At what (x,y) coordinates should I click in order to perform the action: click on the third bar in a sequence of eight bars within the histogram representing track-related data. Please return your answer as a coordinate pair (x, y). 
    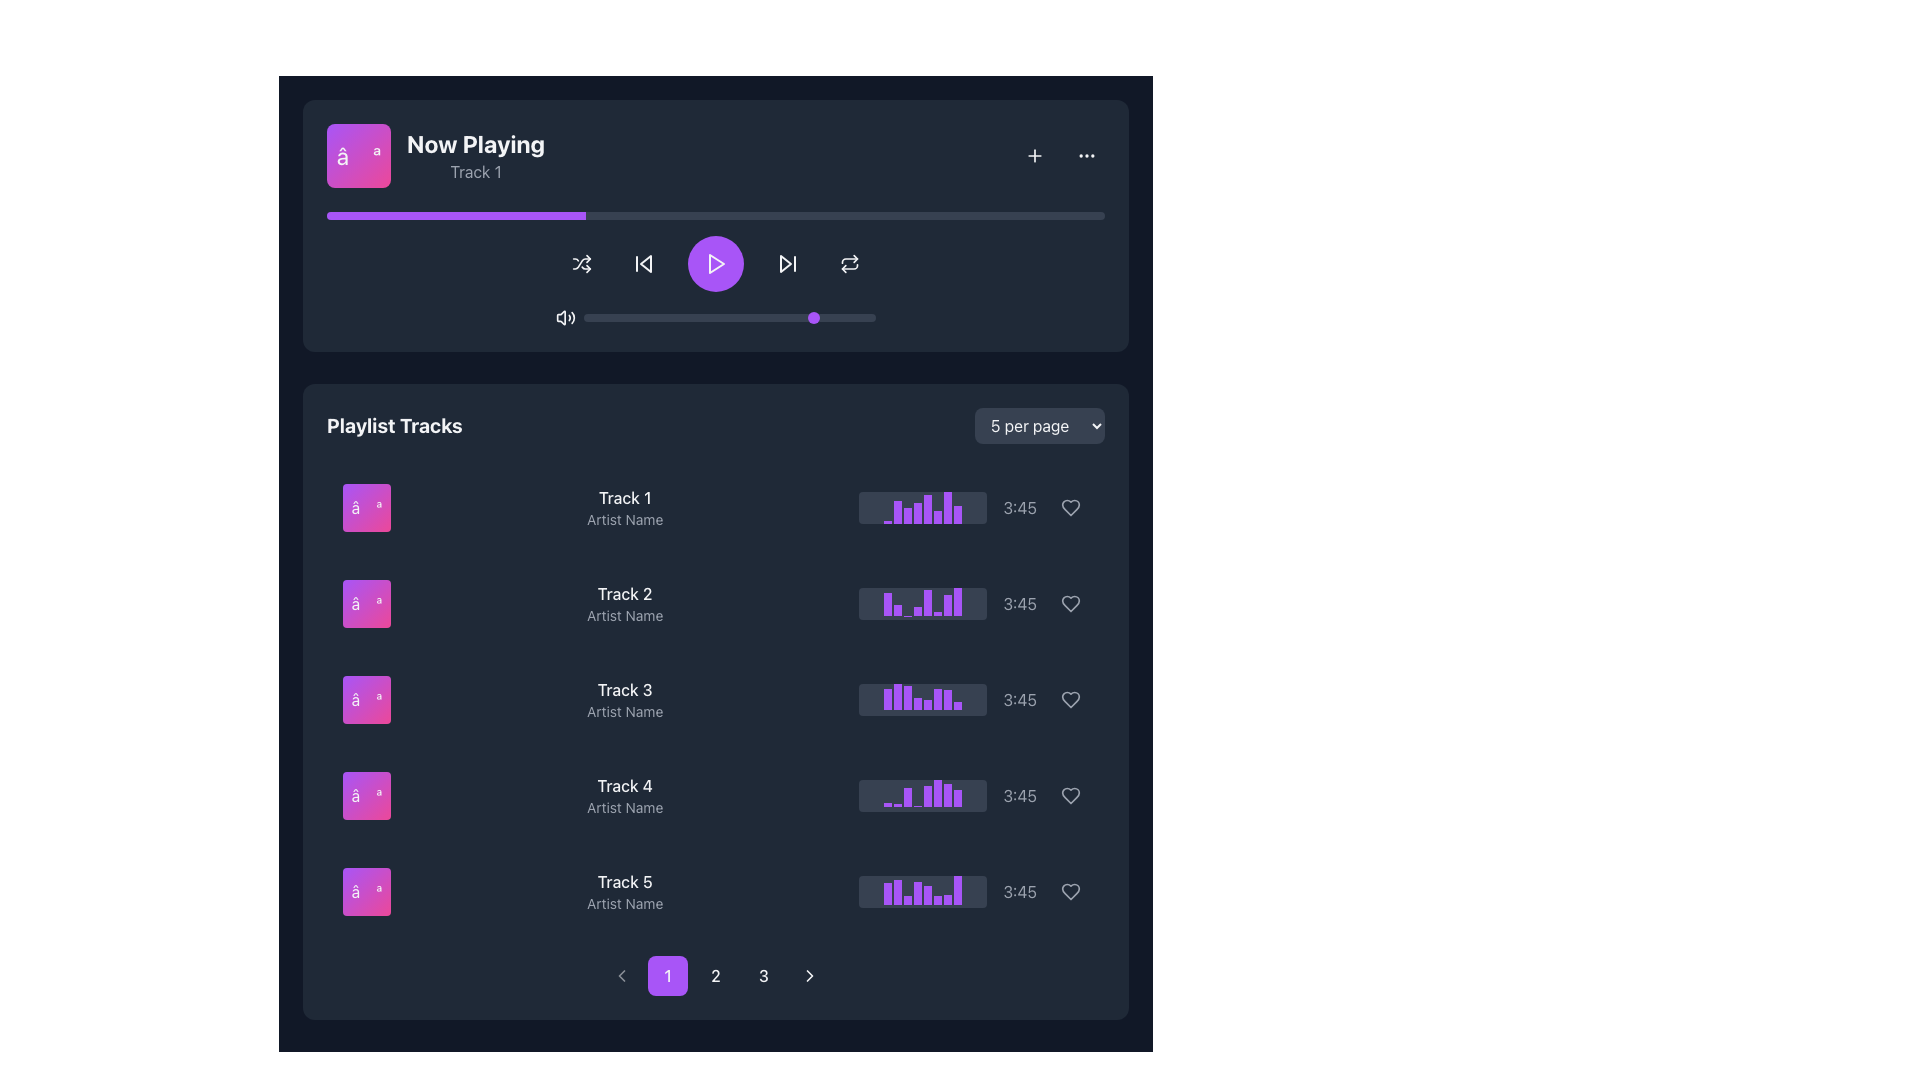
    Looking at the image, I should click on (907, 697).